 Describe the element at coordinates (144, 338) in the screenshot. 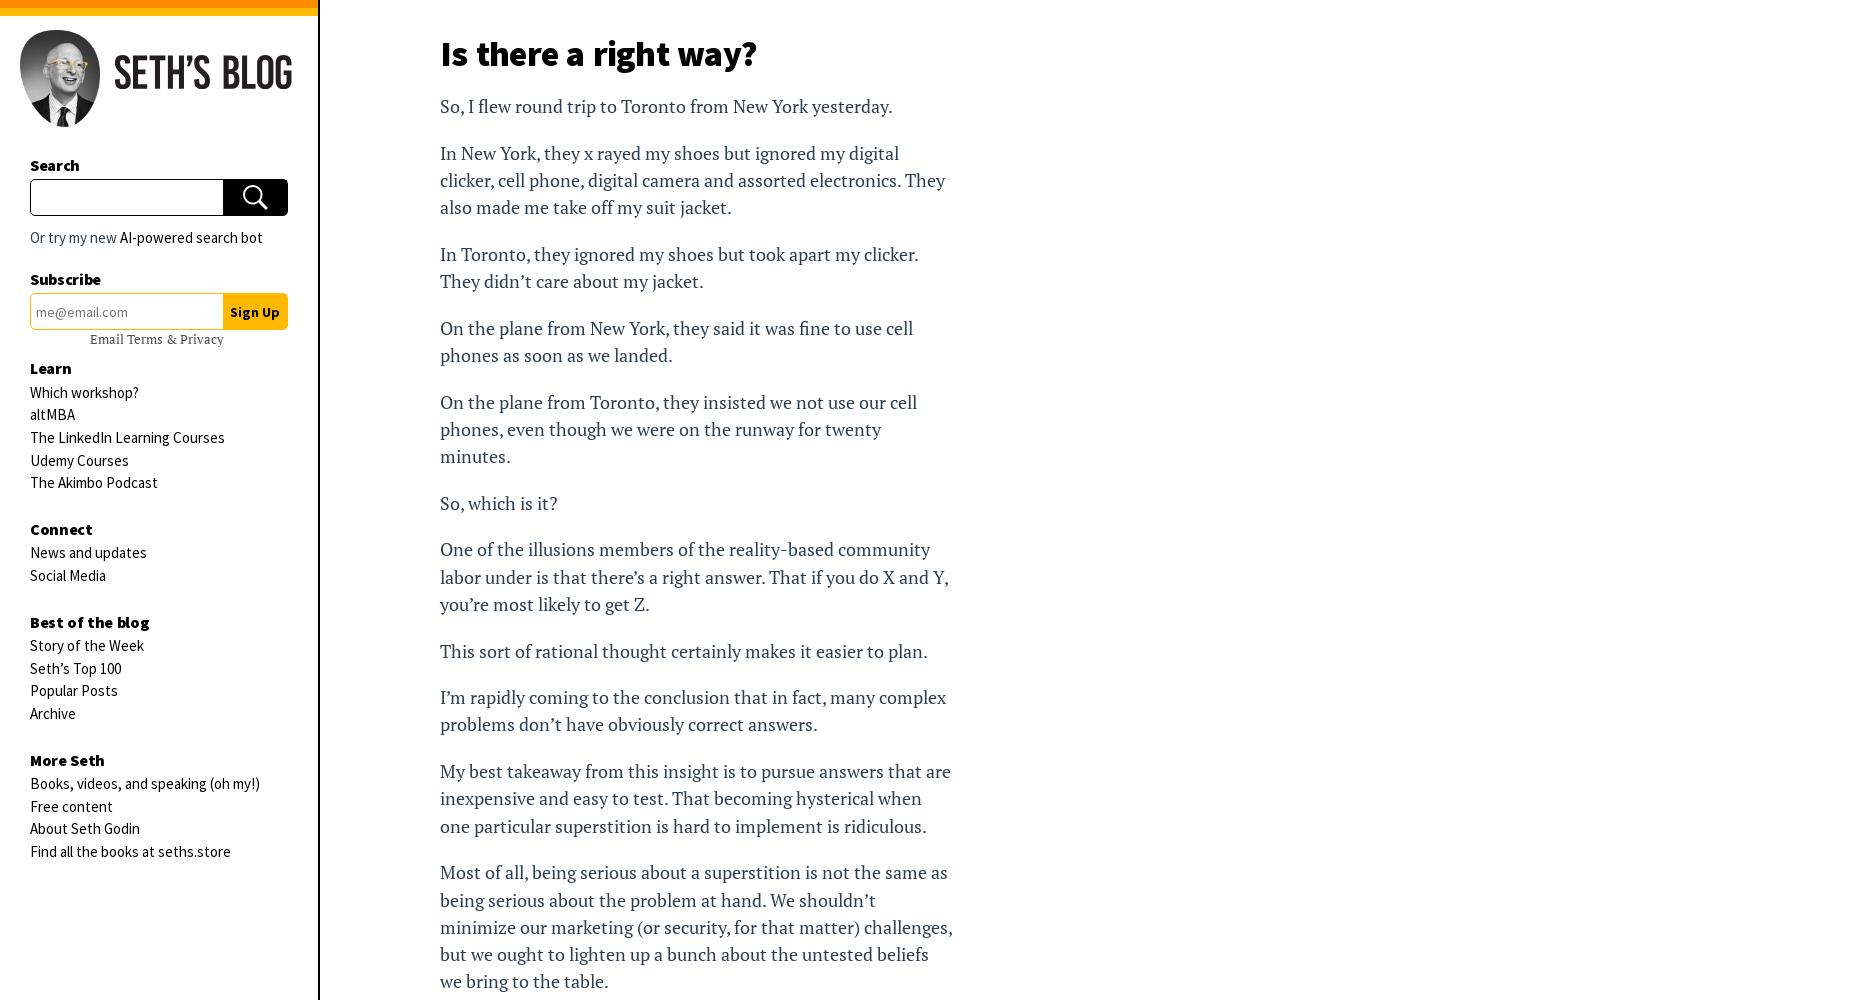

I see `'Terms'` at that location.